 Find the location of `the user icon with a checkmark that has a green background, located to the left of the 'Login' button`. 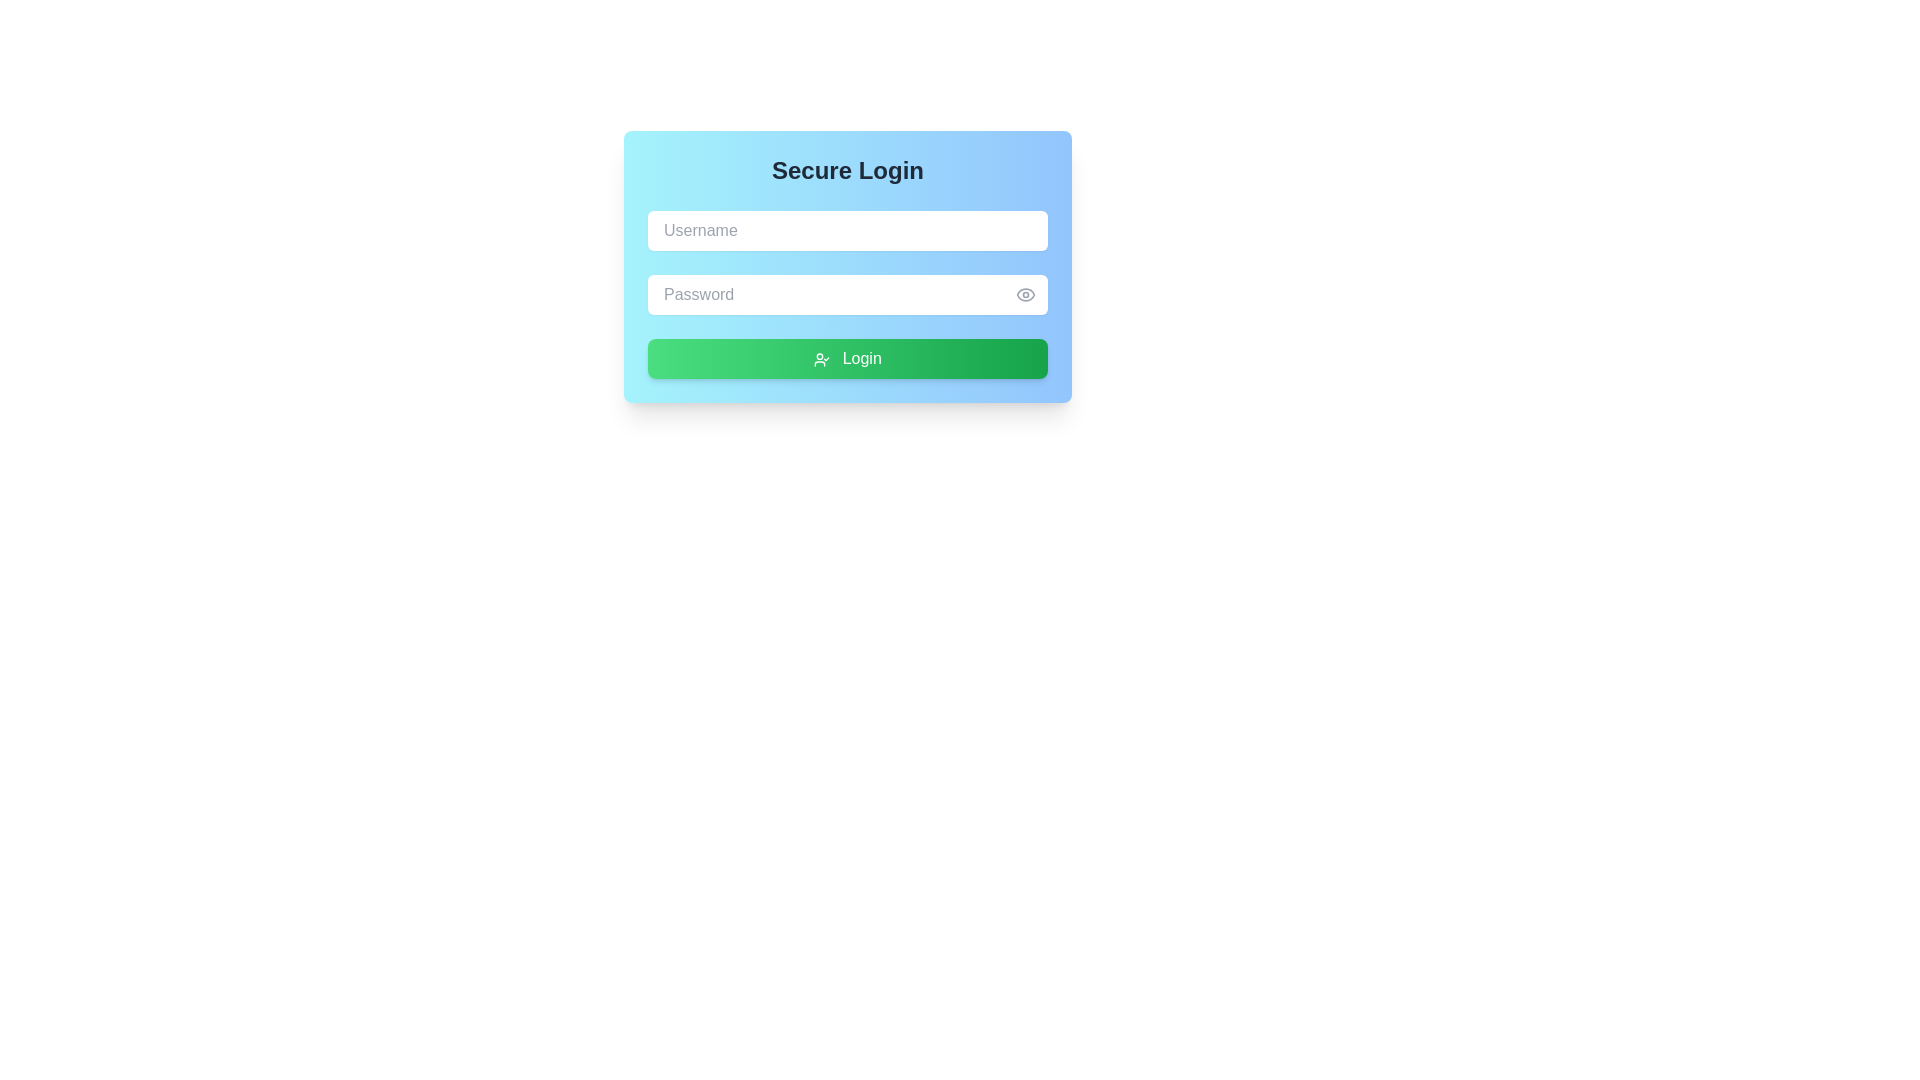

the user icon with a checkmark that has a green background, located to the left of the 'Login' button is located at coordinates (822, 358).